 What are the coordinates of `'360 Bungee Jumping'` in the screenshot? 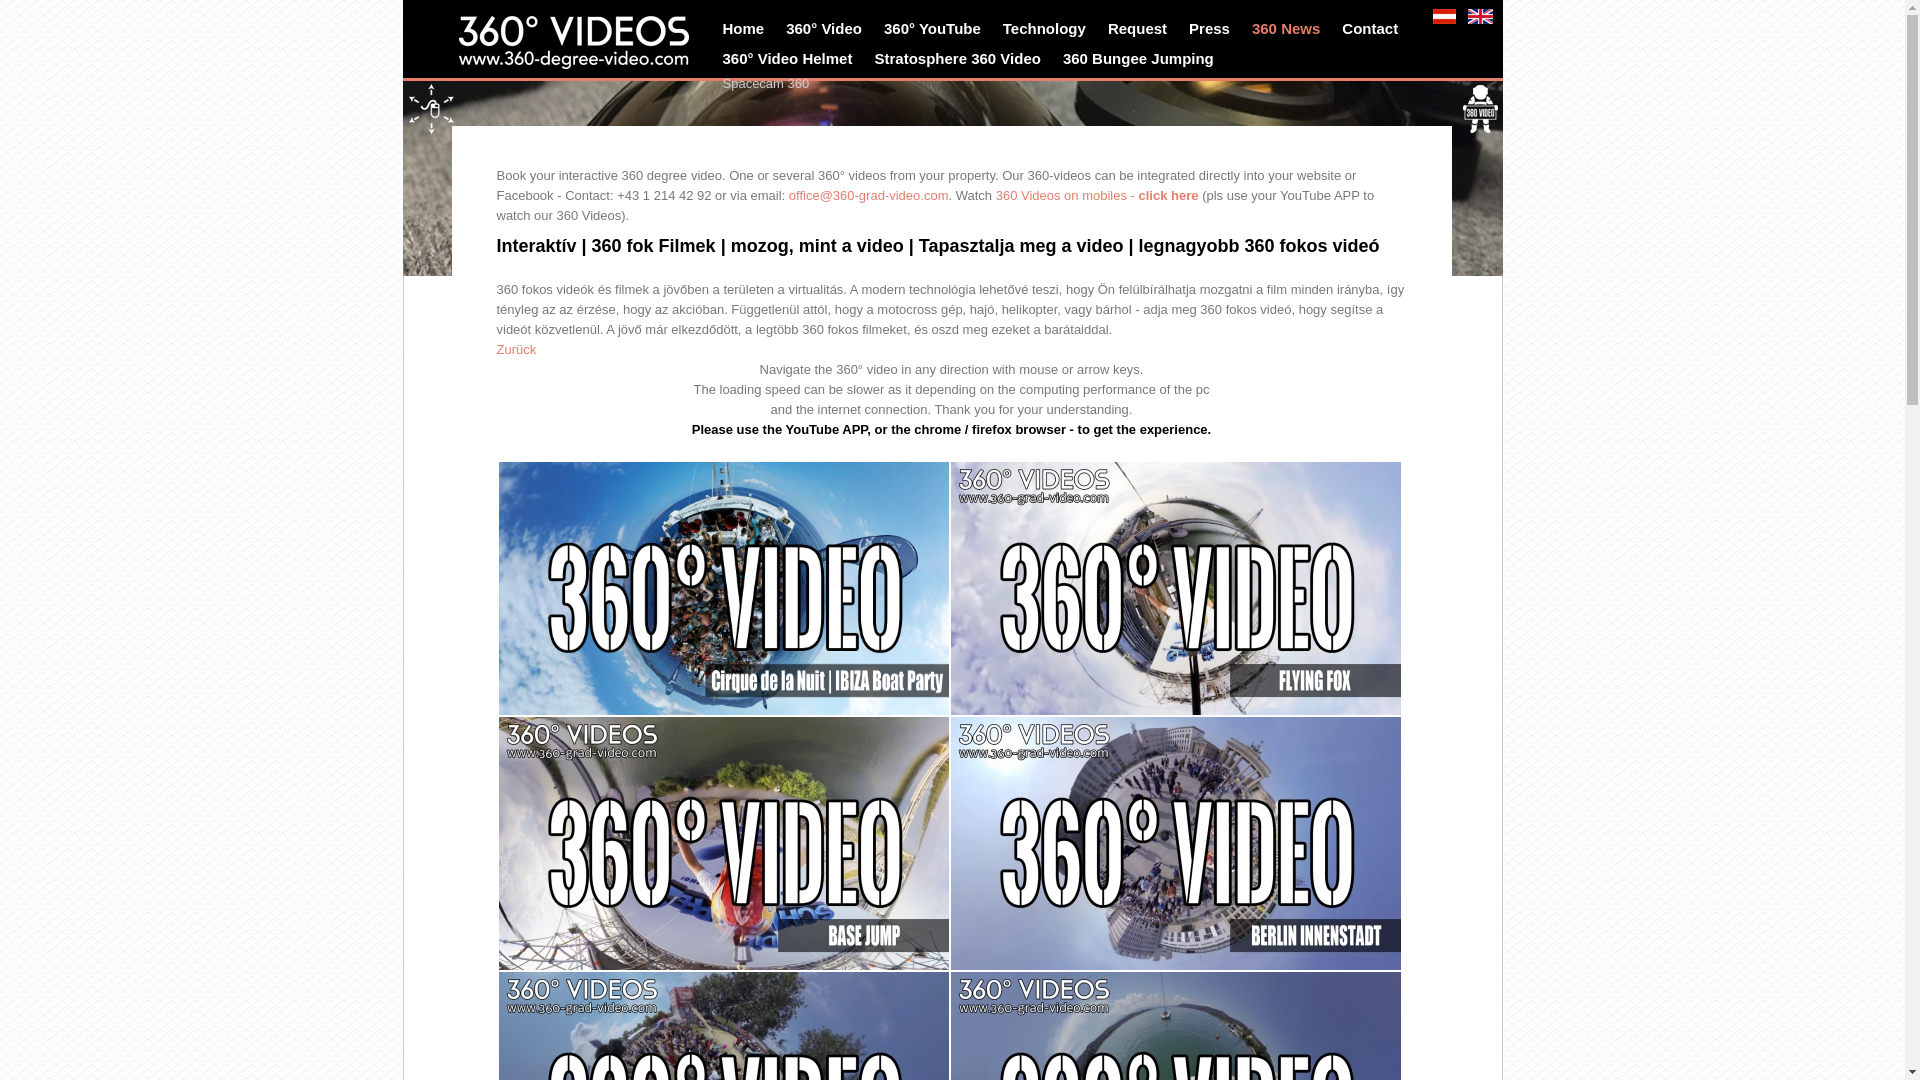 It's located at (1142, 57).